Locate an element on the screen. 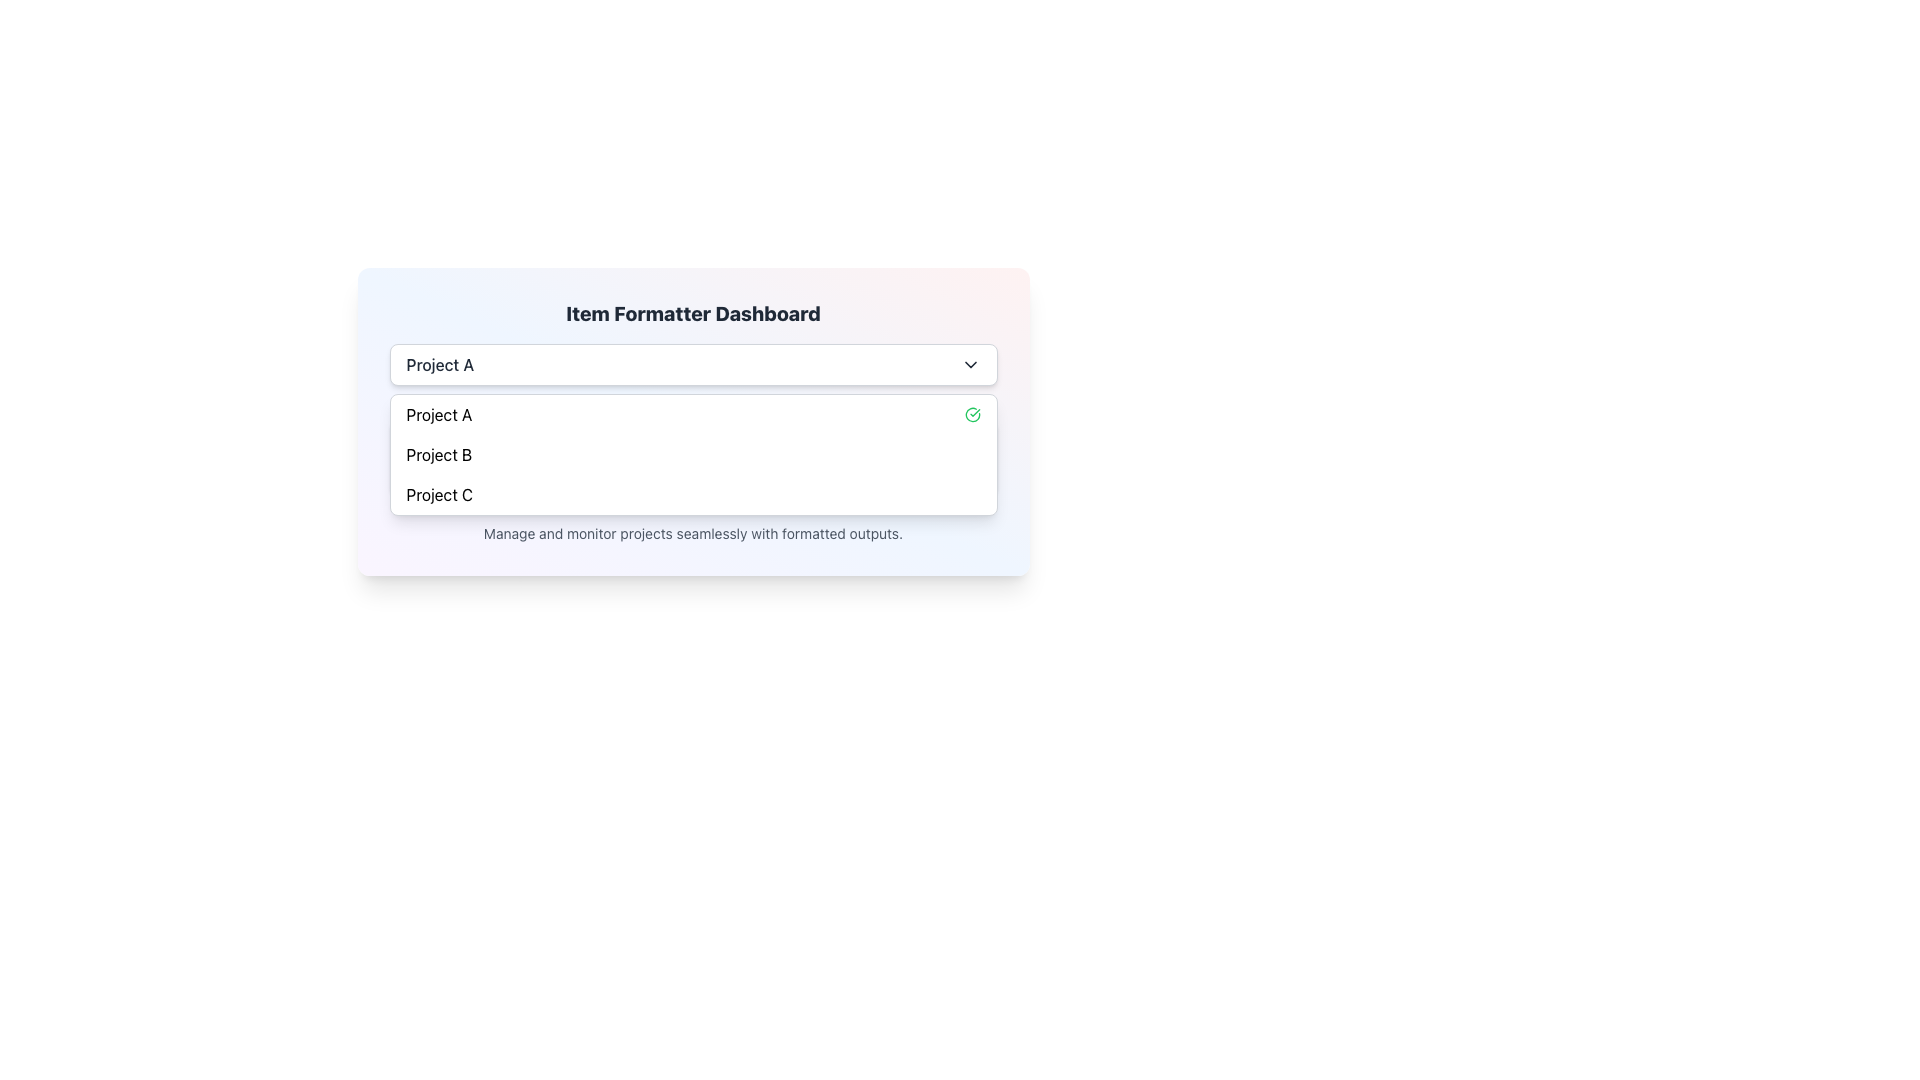 The width and height of the screenshot is (1920, 1080). to select the list item displaying 'Project C', which is the third item in the dropdown menu is located at coordinates (693, 494).